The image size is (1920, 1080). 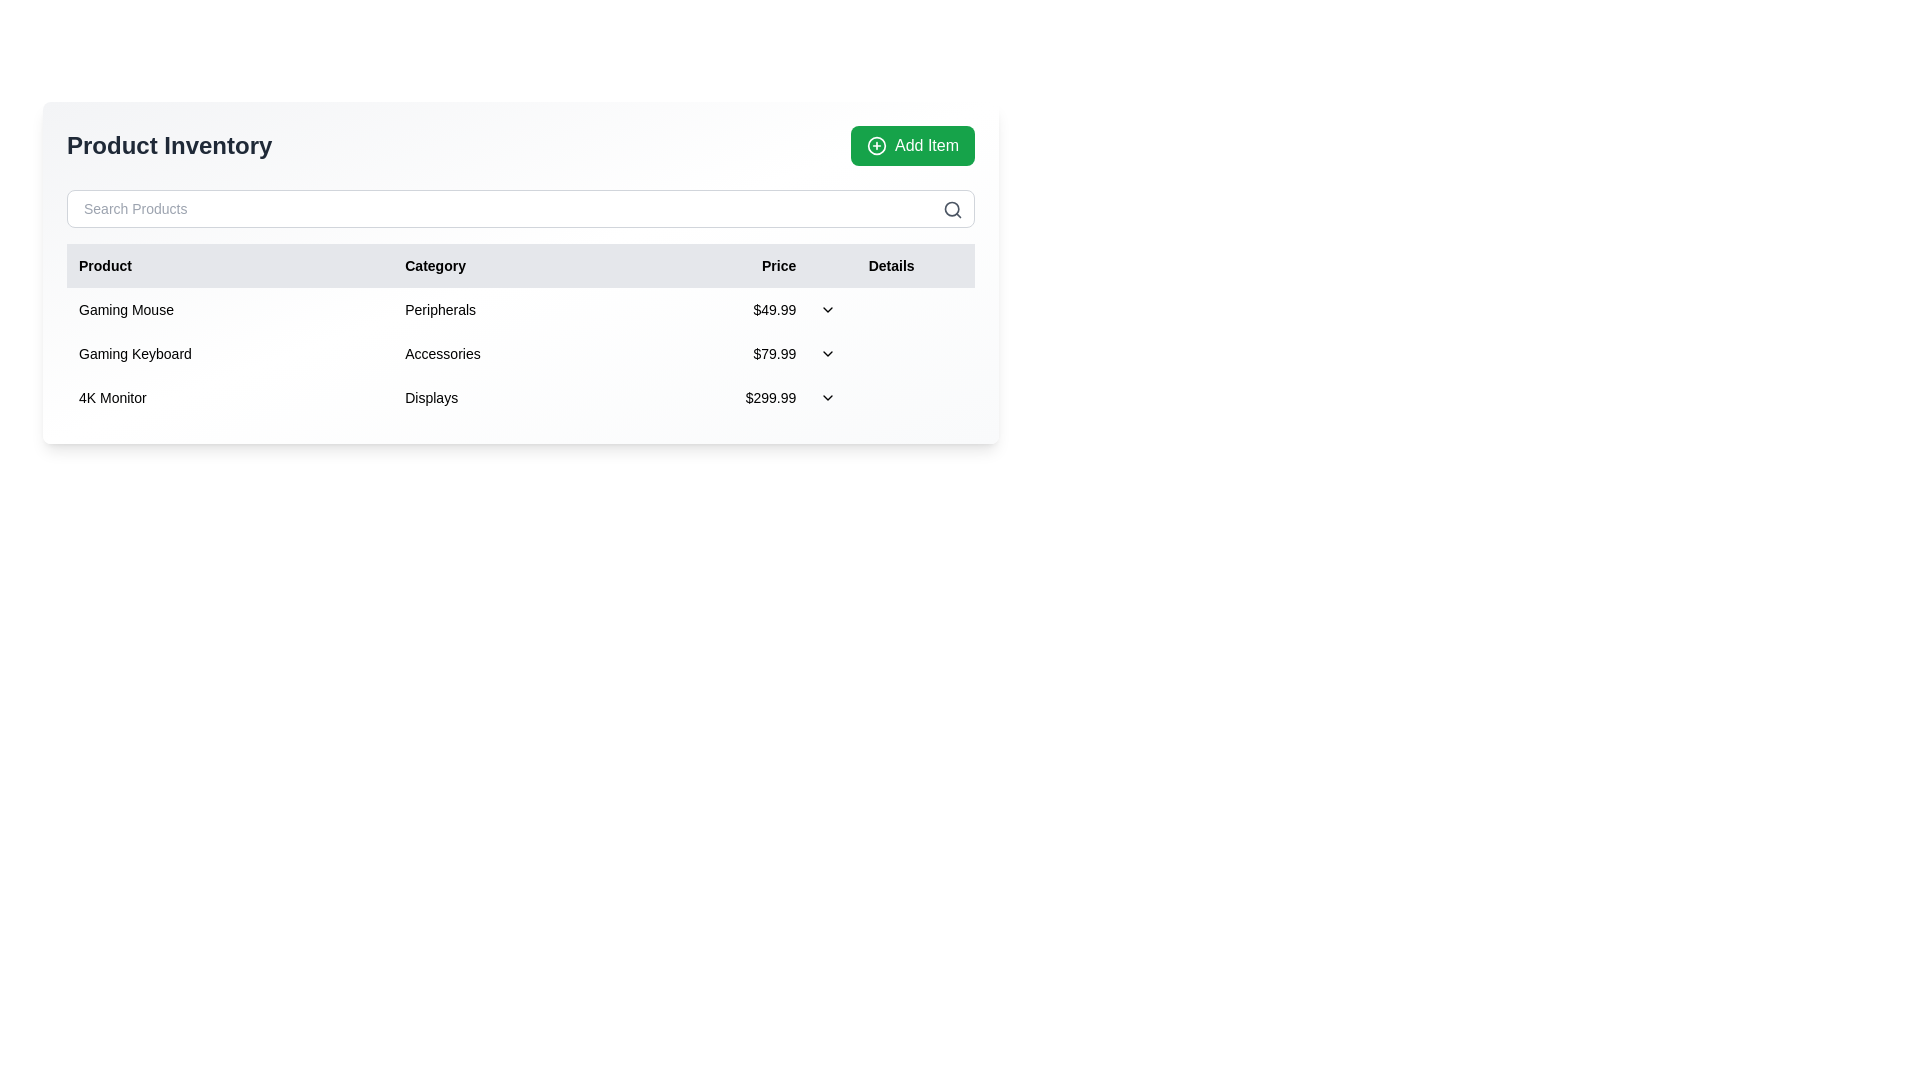 What do you see at coordinates (521, 353) in the screenshot?
I see `the second row of the product information table, which displays details for a product located below the 'Gaming Mouse' row and above the '4K Monitor' row` at bounding box center [521, 353].